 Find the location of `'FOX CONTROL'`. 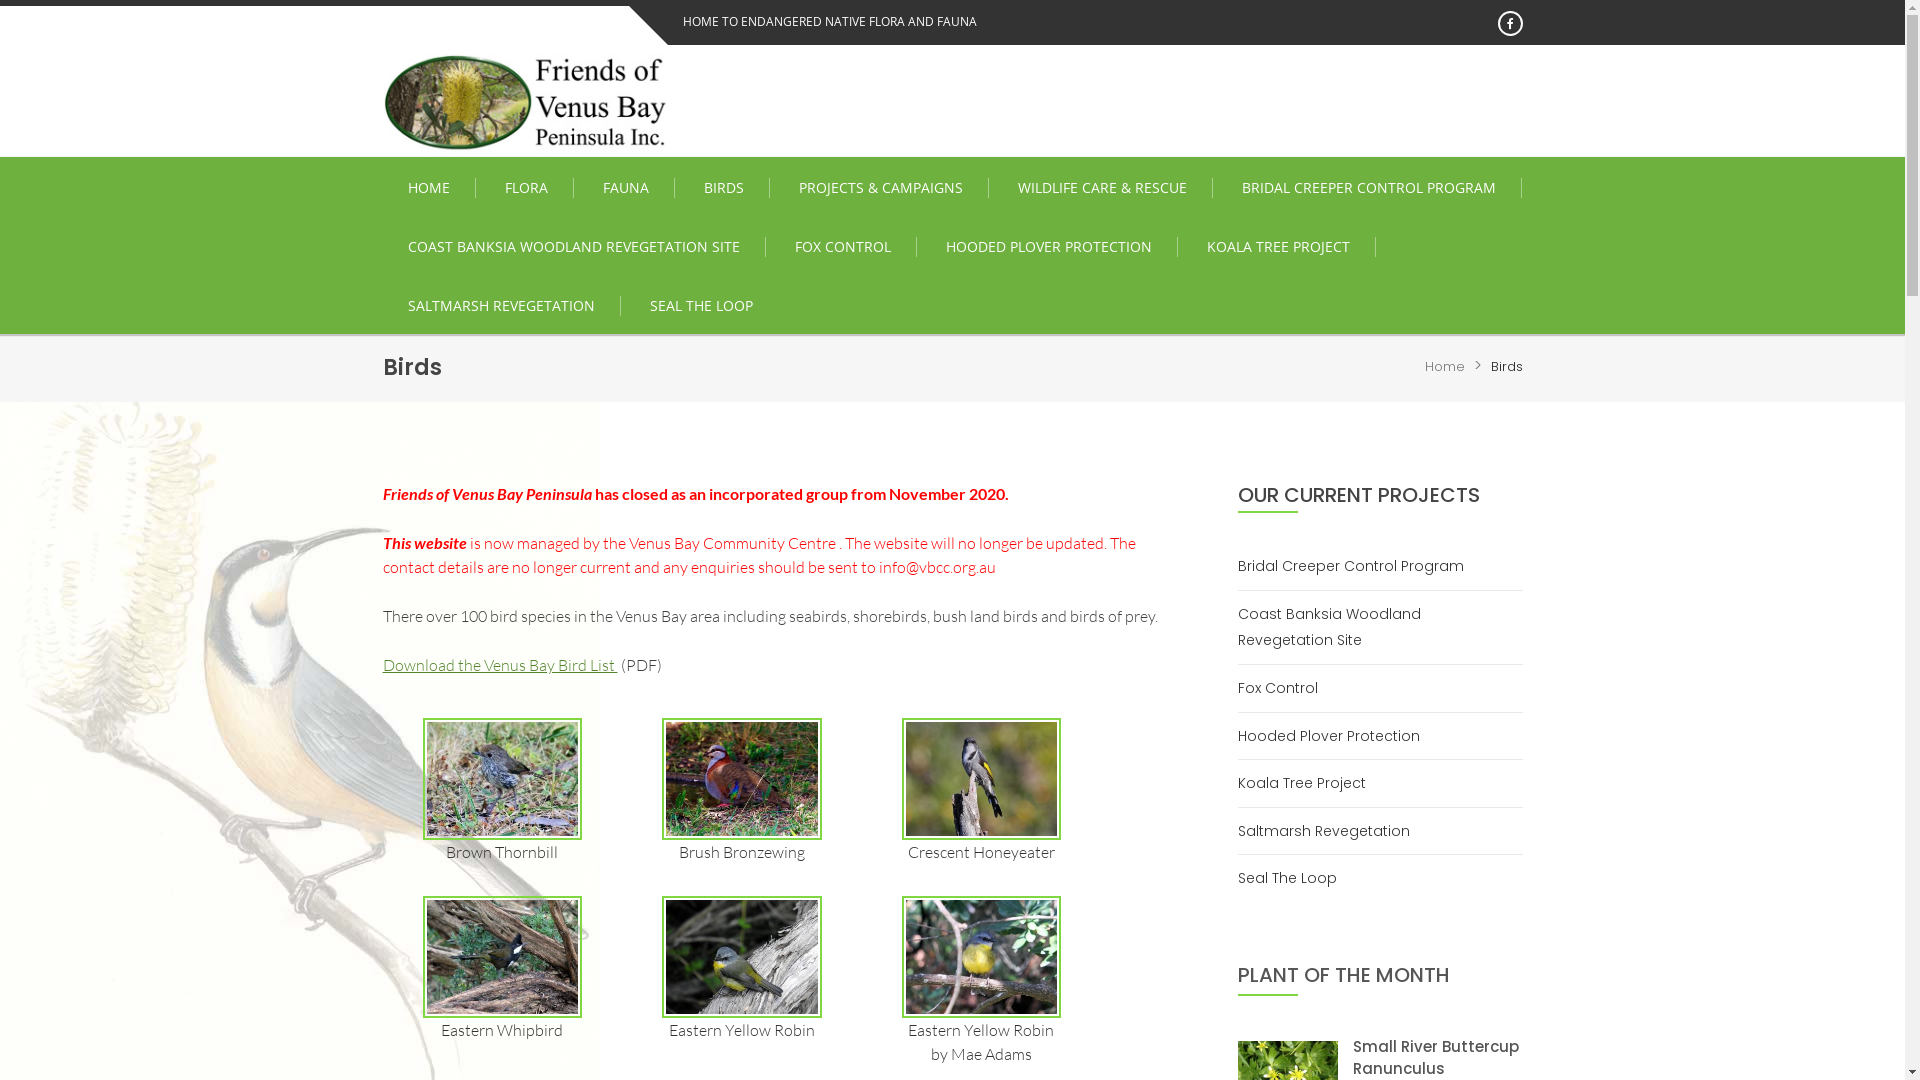

'FOX CONTROL' is located at coordinates (843, 245).